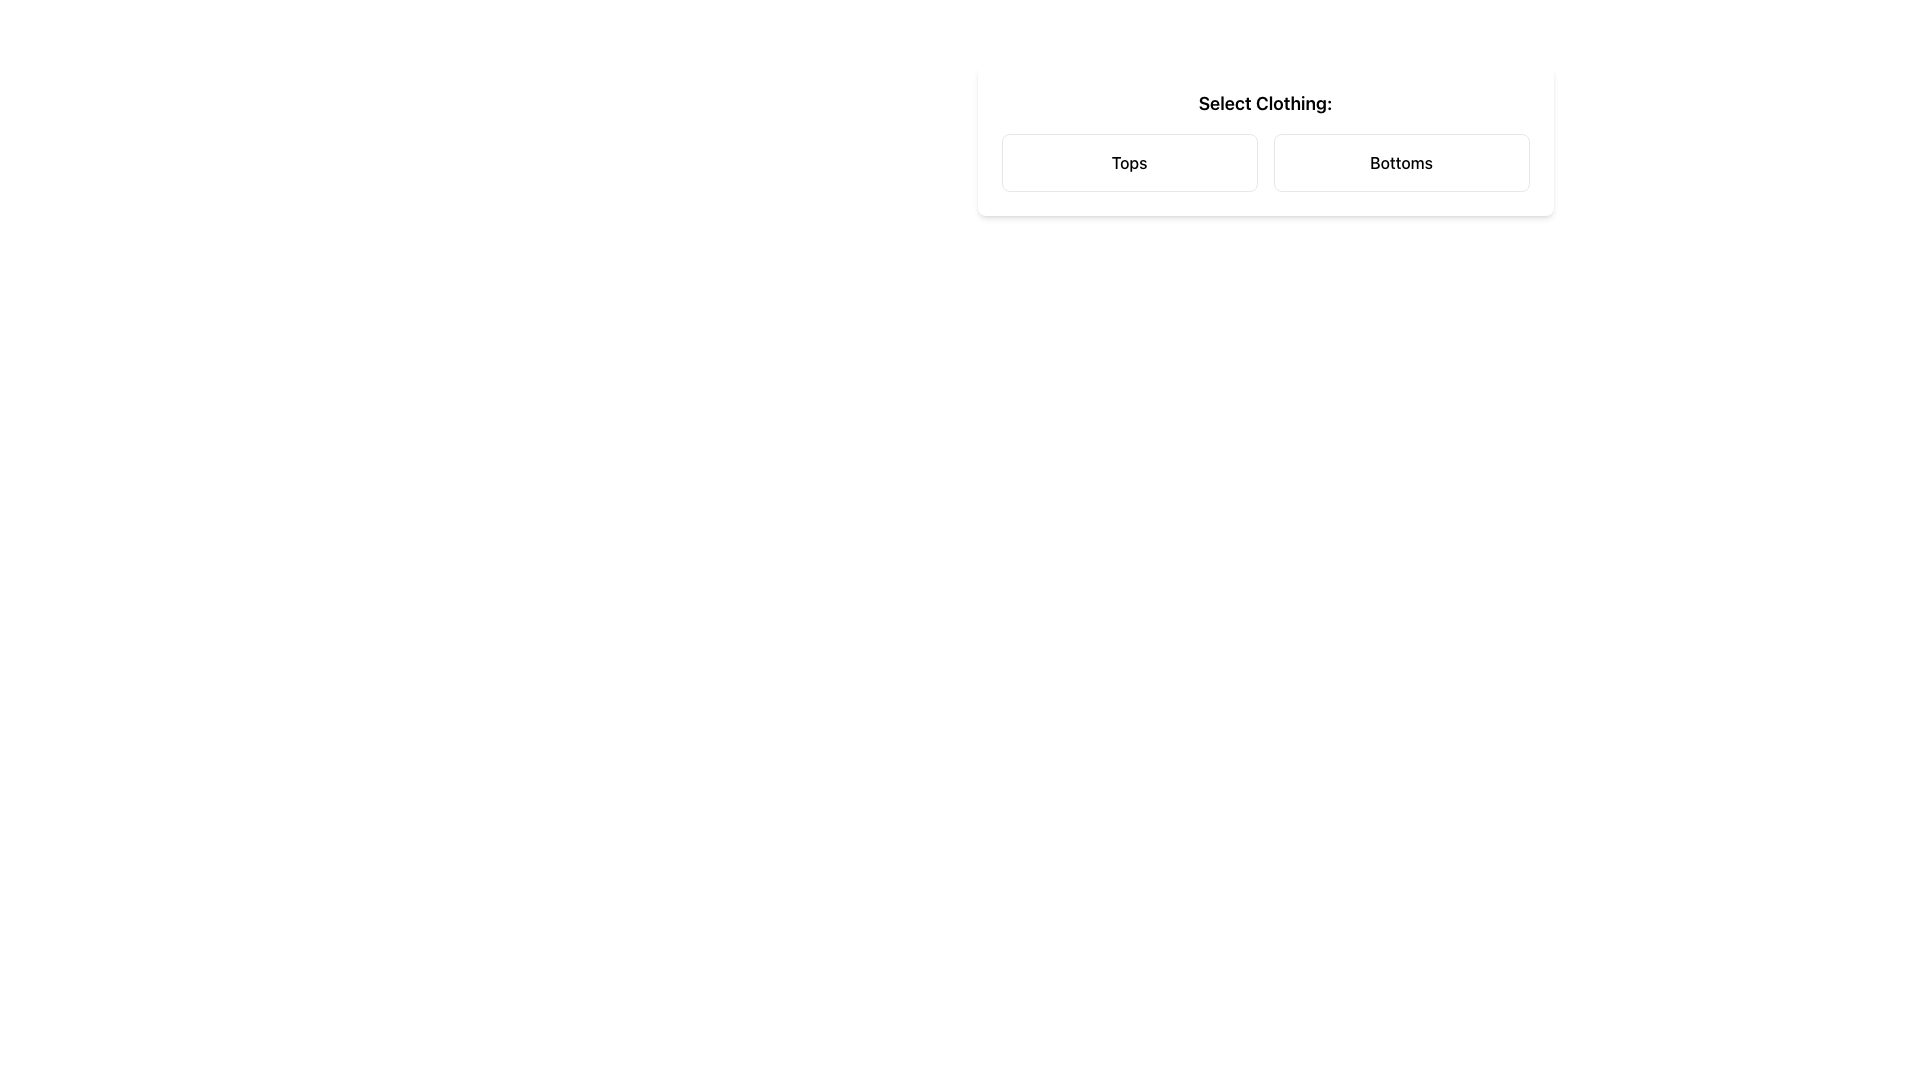 The image size is (1920, 1080). Describe the element at coordinates (1400, 161) in the screenshot. I see `the 'Bottoms' button in the 'Select Clothing' section, which is a rectangular element with rounded corners and the text 'Bottoms' centered within it` at that location.